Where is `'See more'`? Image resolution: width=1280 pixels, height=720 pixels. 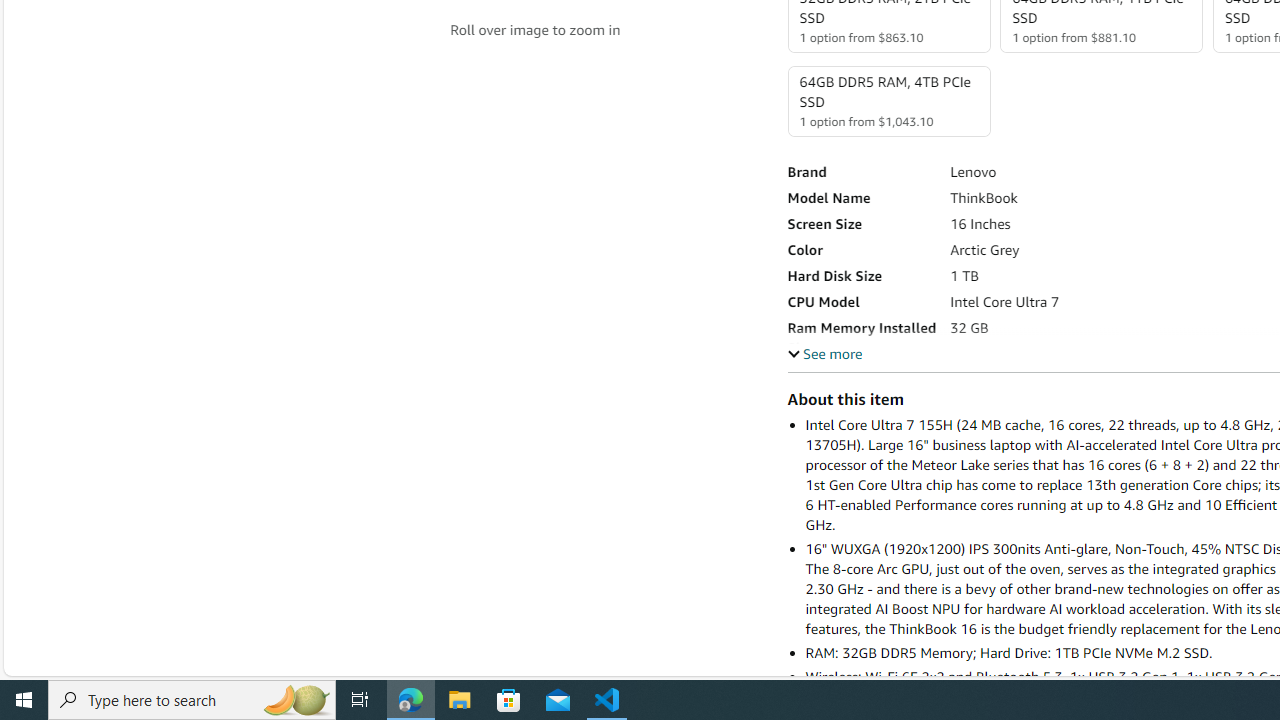
'See more' is located at coordinates (824, 352).